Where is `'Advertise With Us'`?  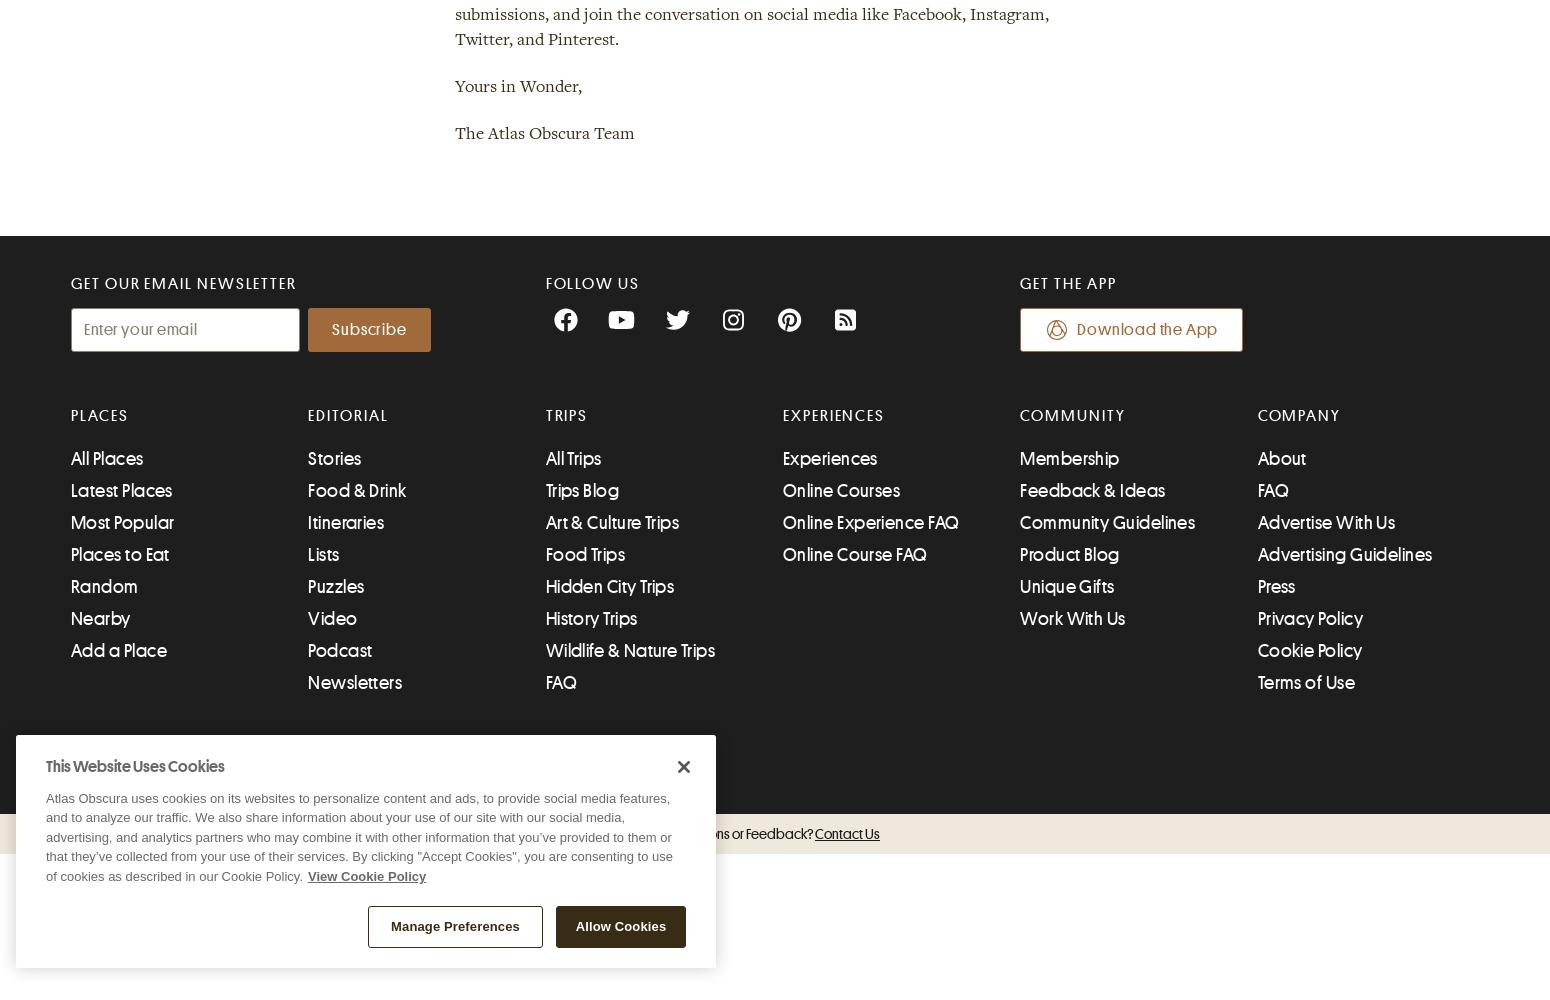 'Advertise With Us' is located at coordinates (1326, 523).